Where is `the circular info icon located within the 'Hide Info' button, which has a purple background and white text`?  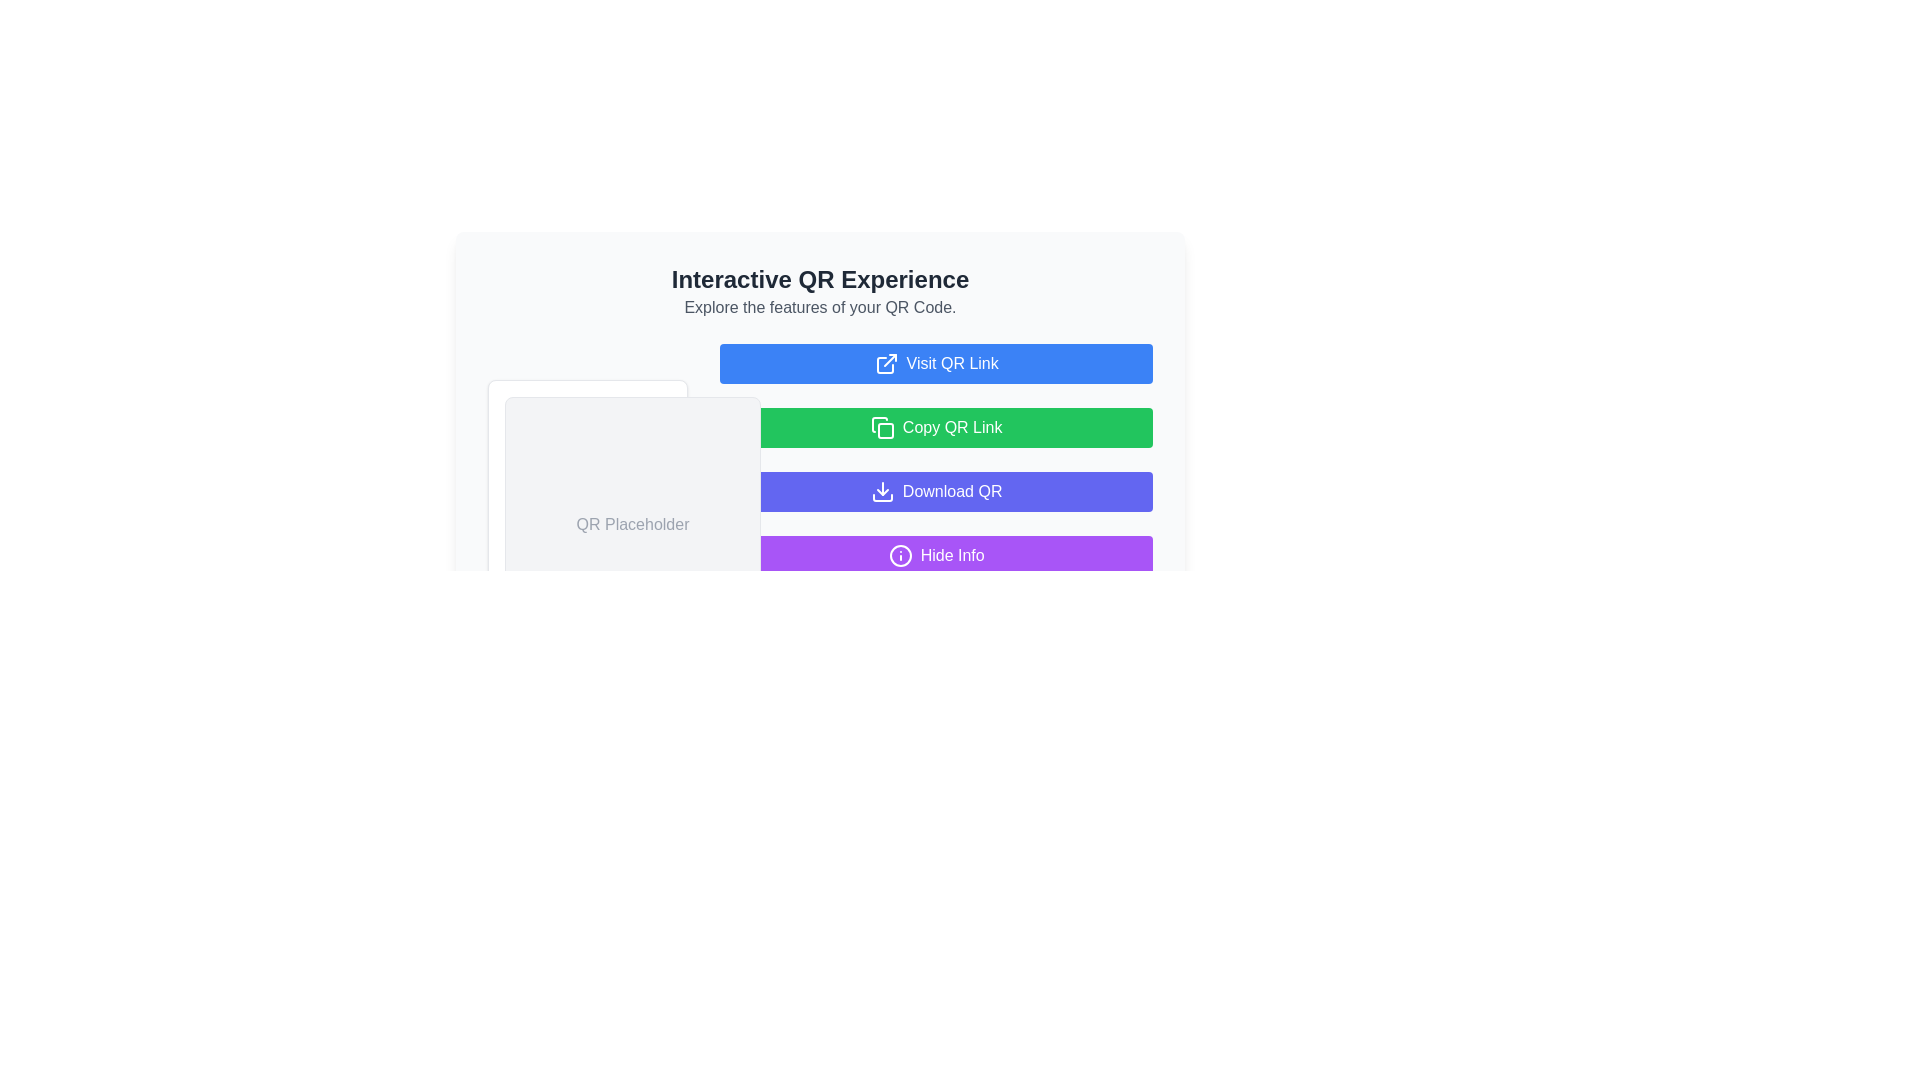 the circular info icon located within the 'Hide Info' button, which has a purple background and white text is located at coordinates (899, 555).